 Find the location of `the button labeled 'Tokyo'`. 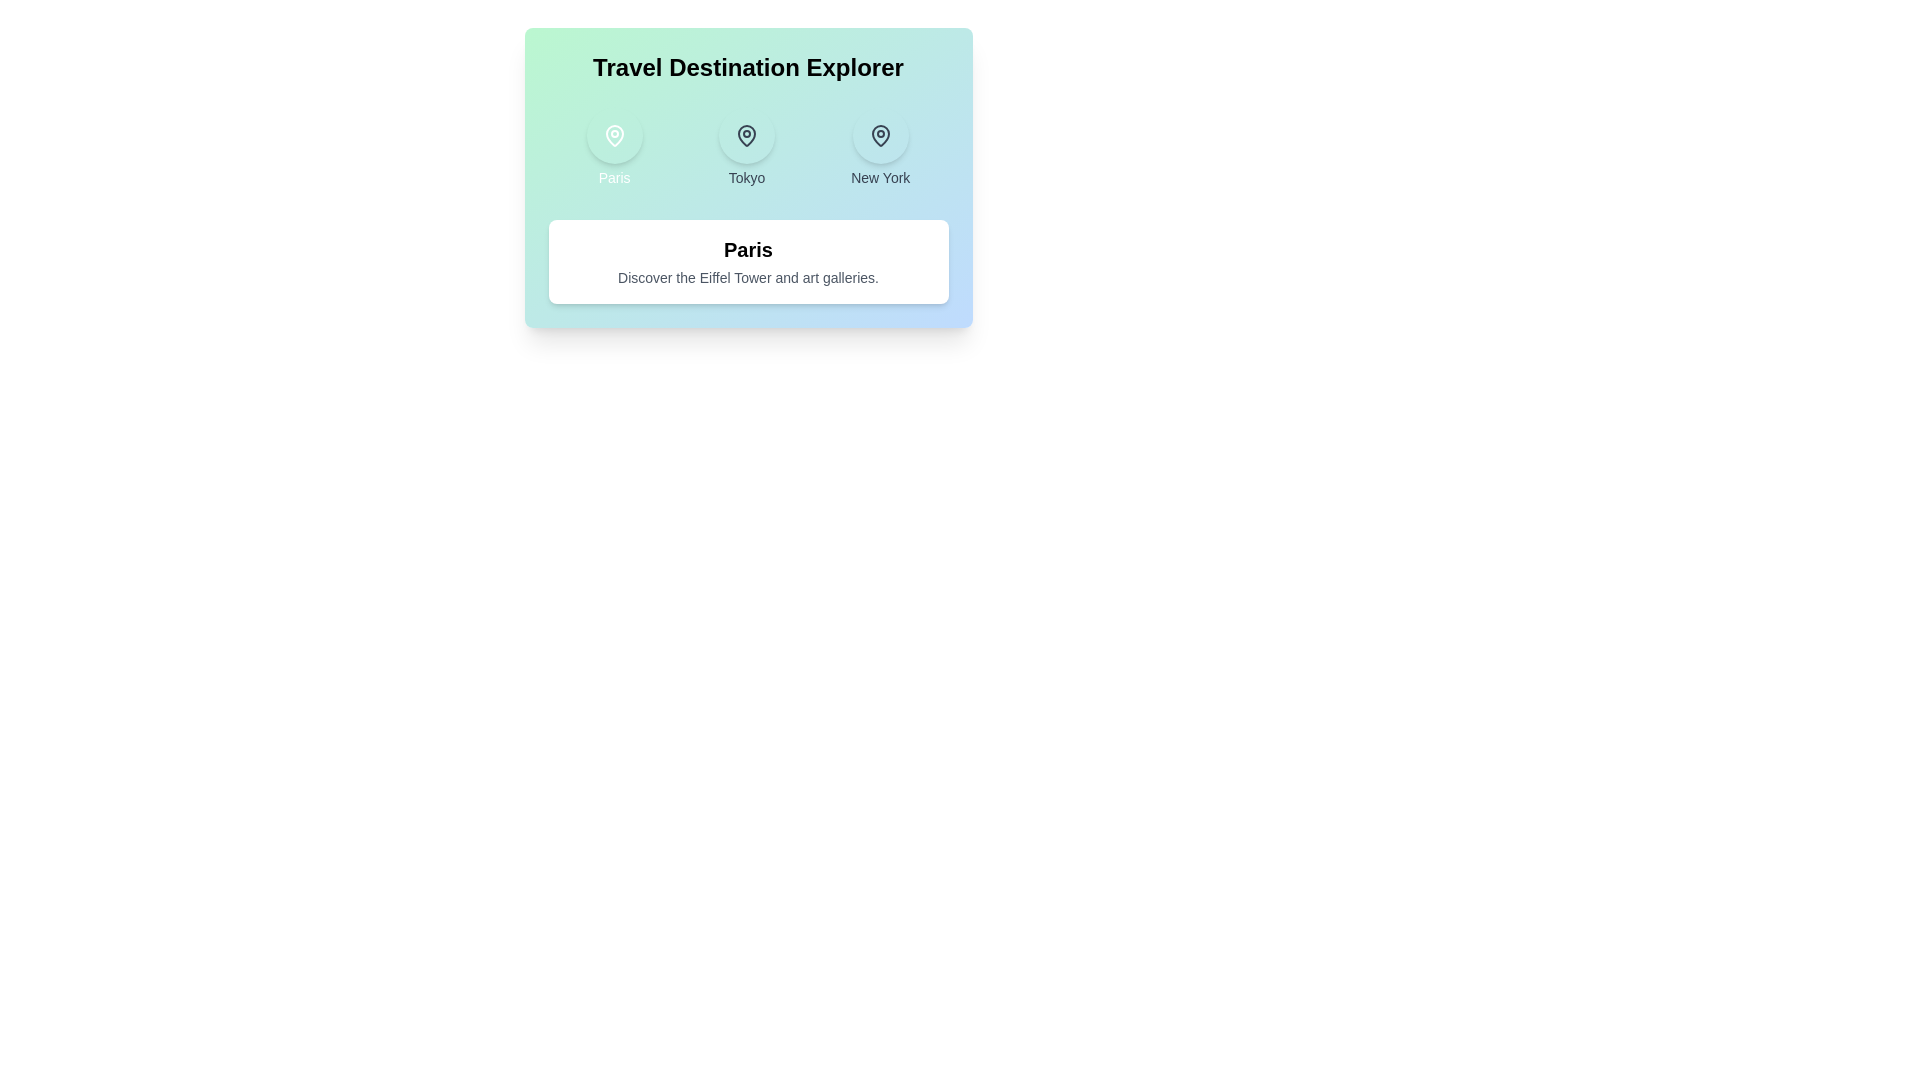

the button labeled 'Tokyo' is located at coordinates (745, 146).